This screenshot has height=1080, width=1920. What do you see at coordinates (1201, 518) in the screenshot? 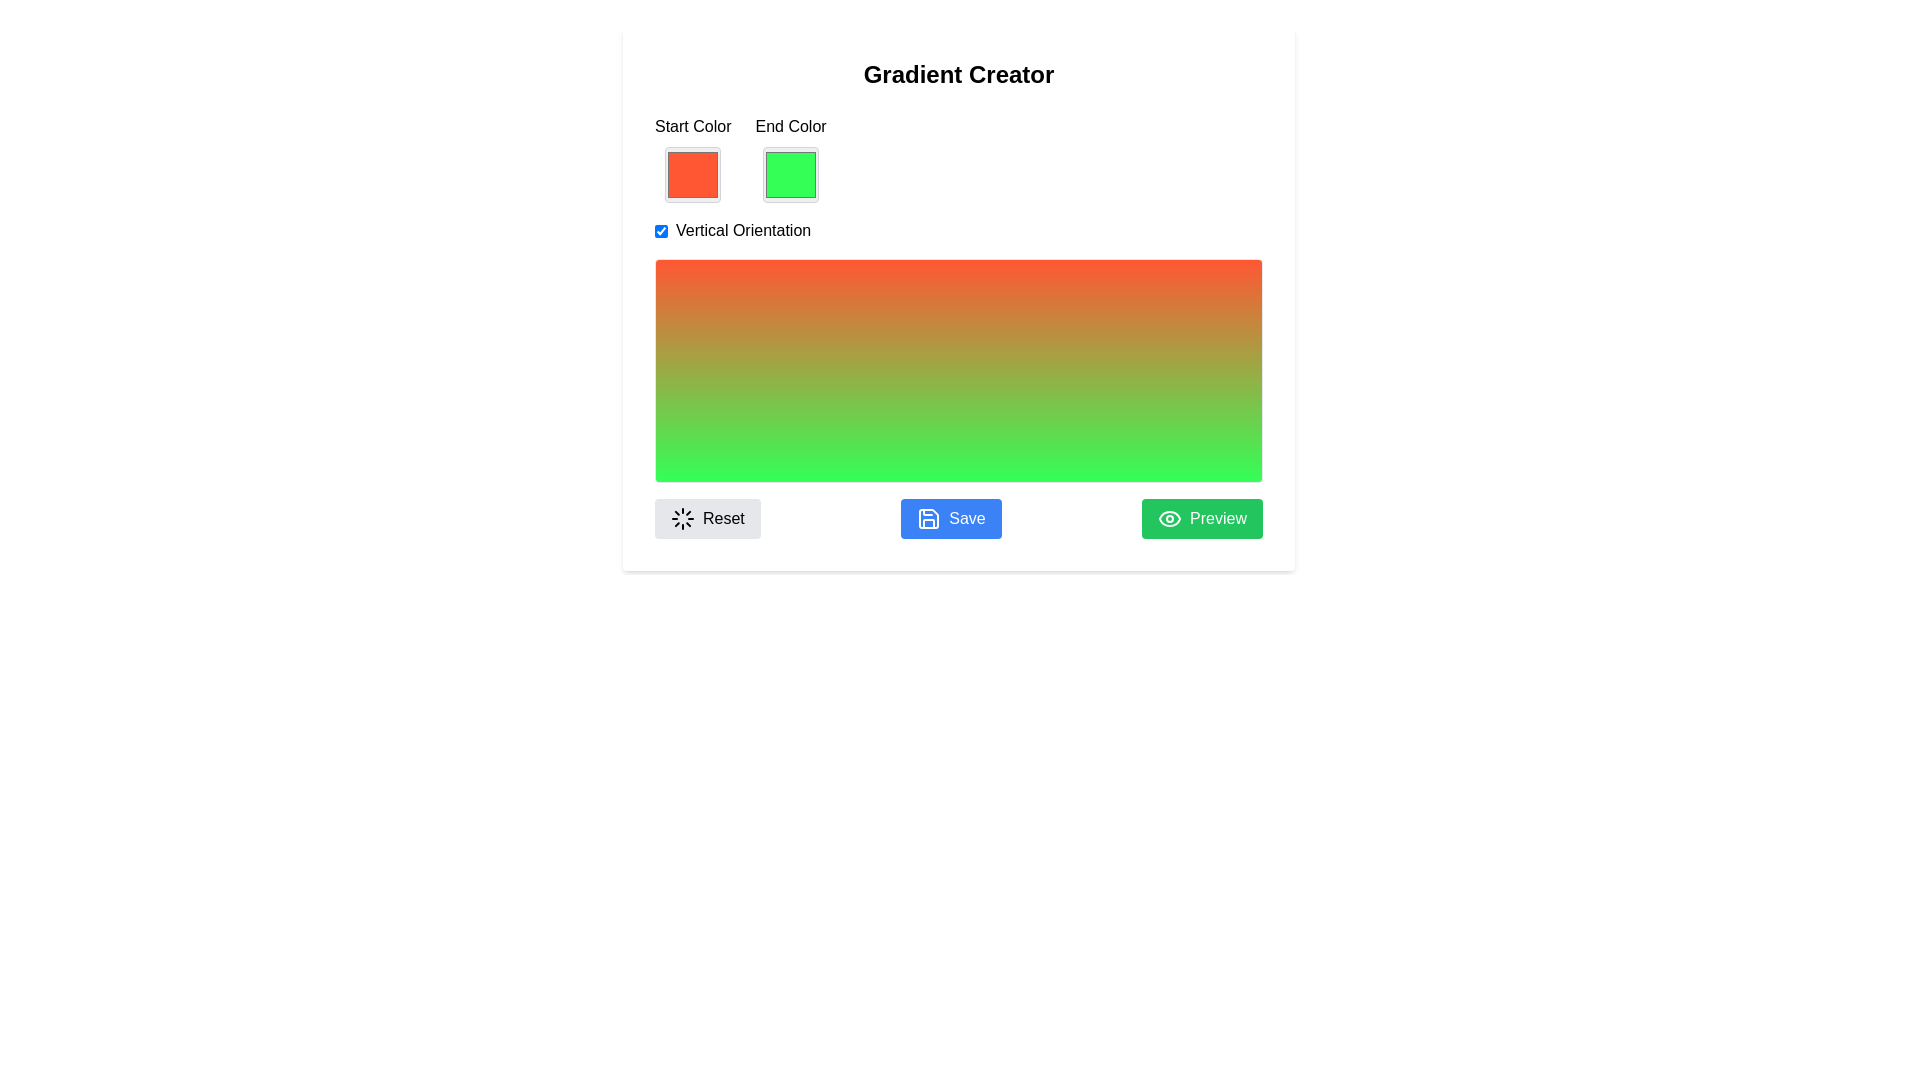
I see `the 'Preview' button, which is the third button with a green background and an eye icon, to change its background color` at bounding box center [1201, 518].